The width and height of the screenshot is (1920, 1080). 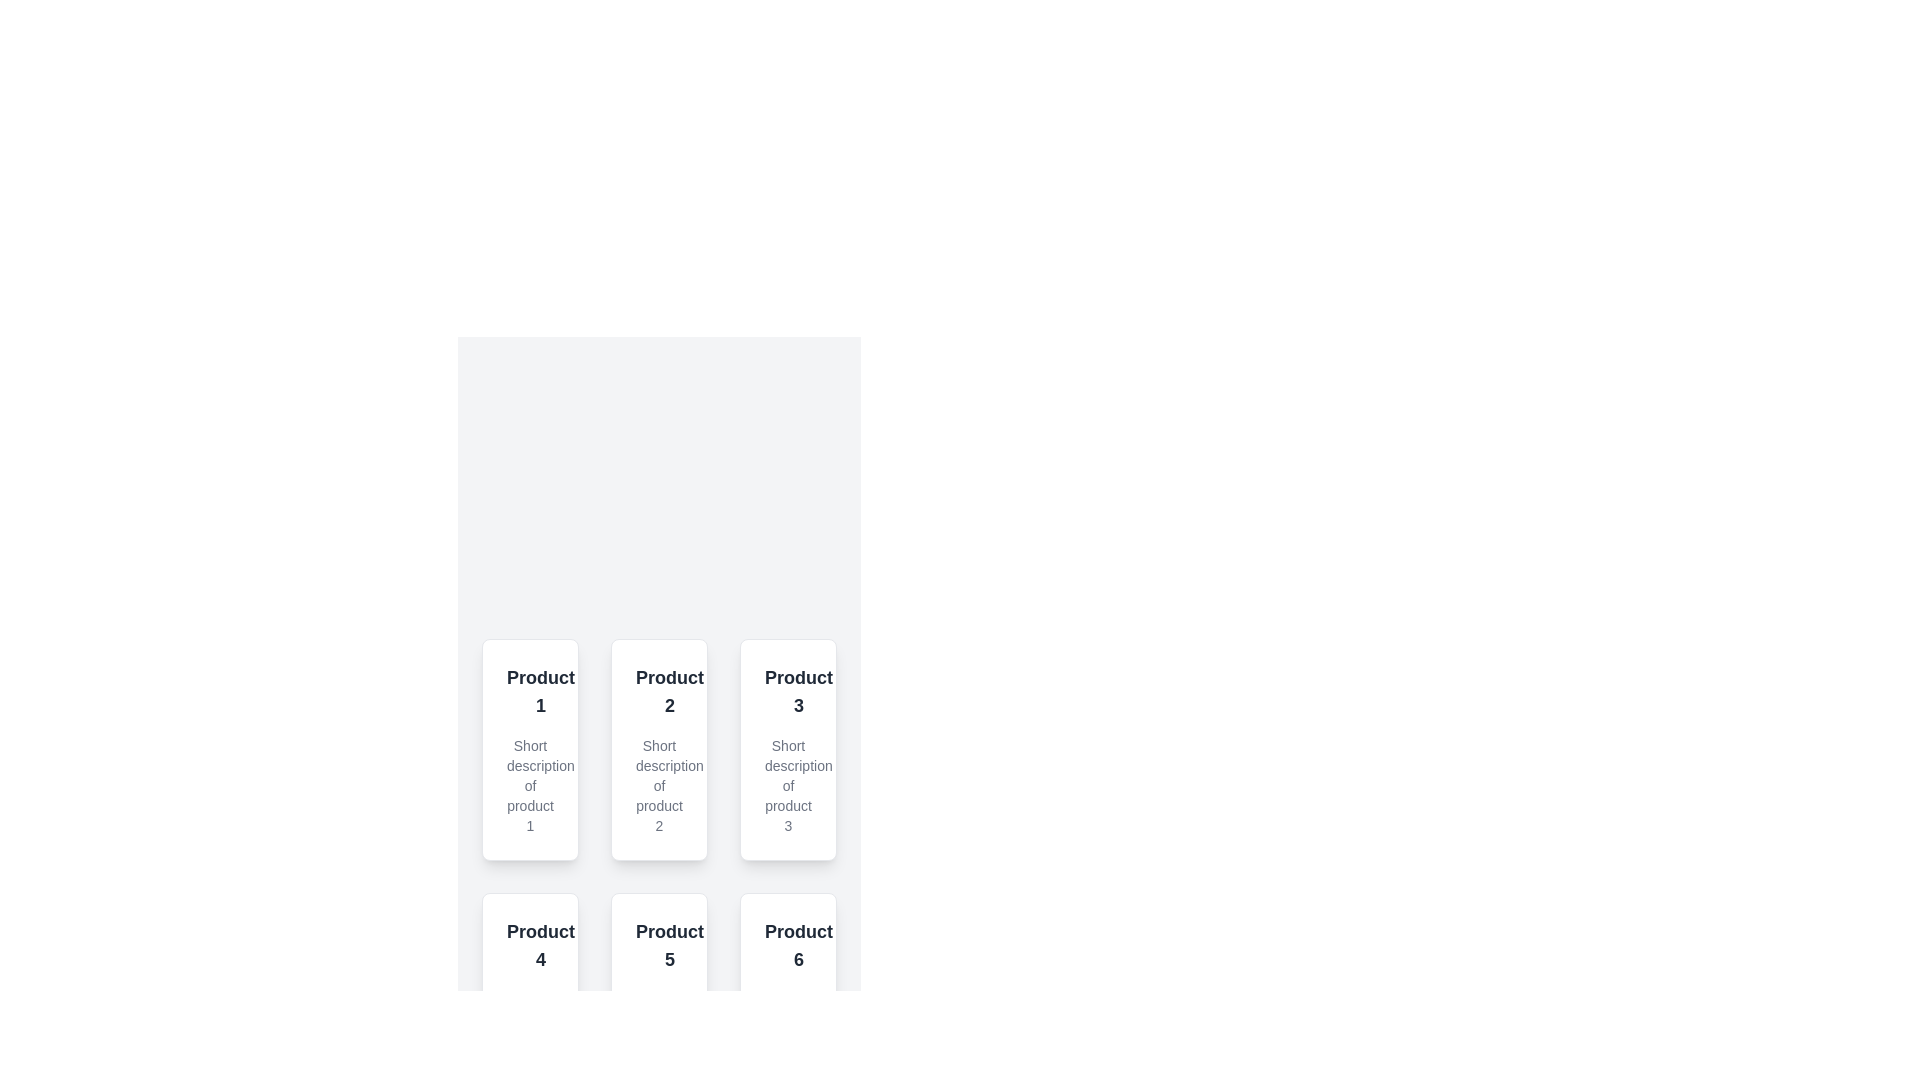 I want to click on the 'Product 3' text label which is displayed in bold and larger font at the top of its product card layout, so click(x=787, y=690).